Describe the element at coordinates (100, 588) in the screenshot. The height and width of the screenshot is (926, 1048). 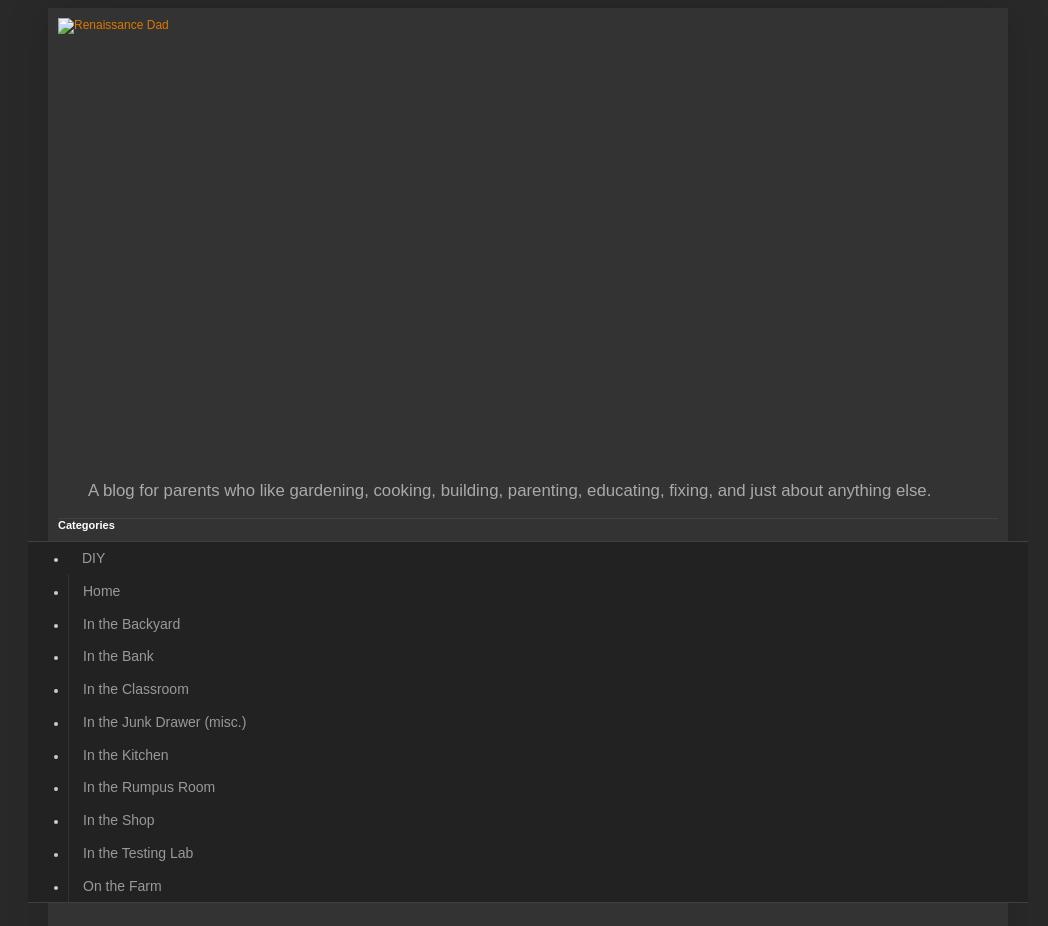
I see `'Home'` at that location.